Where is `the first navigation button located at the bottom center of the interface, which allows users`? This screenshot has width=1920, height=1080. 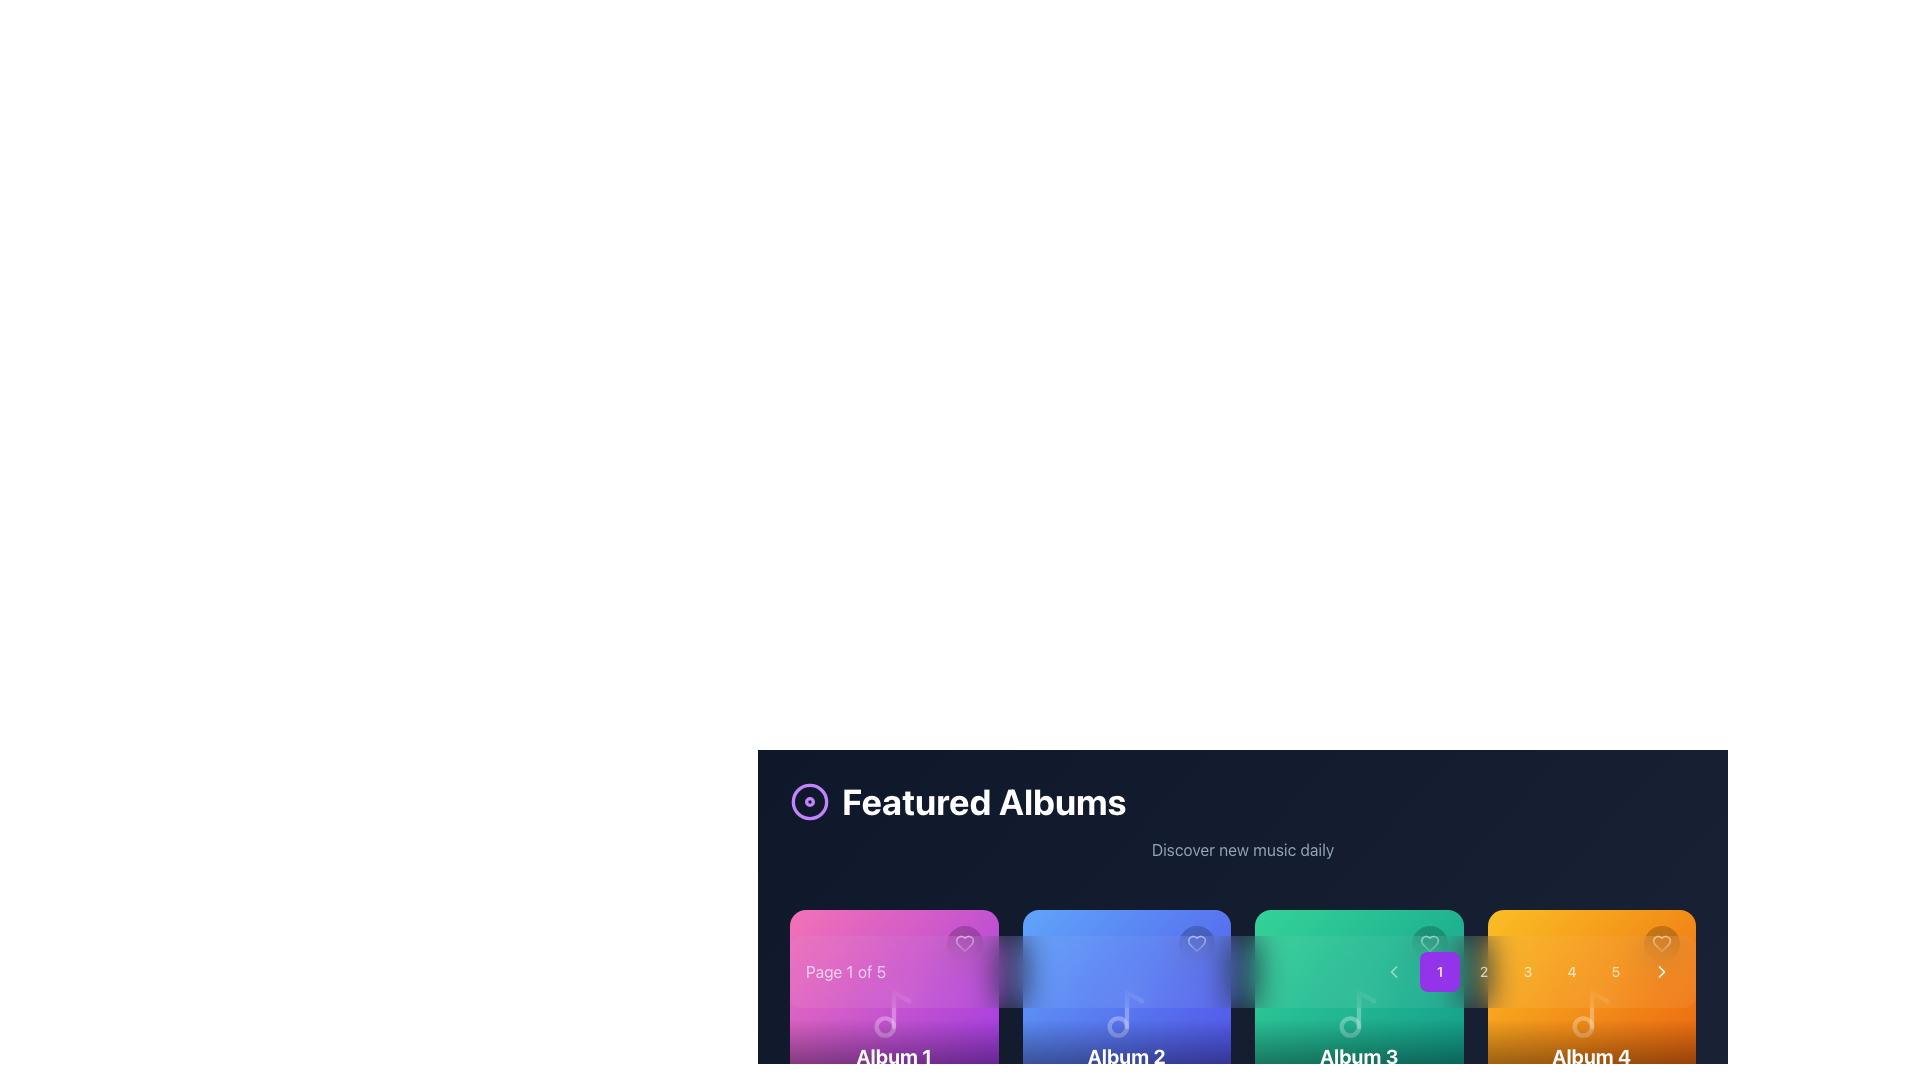
the first navigation button located at the bottom center of the interface, which allows users is located at coordinates (1440, 971).